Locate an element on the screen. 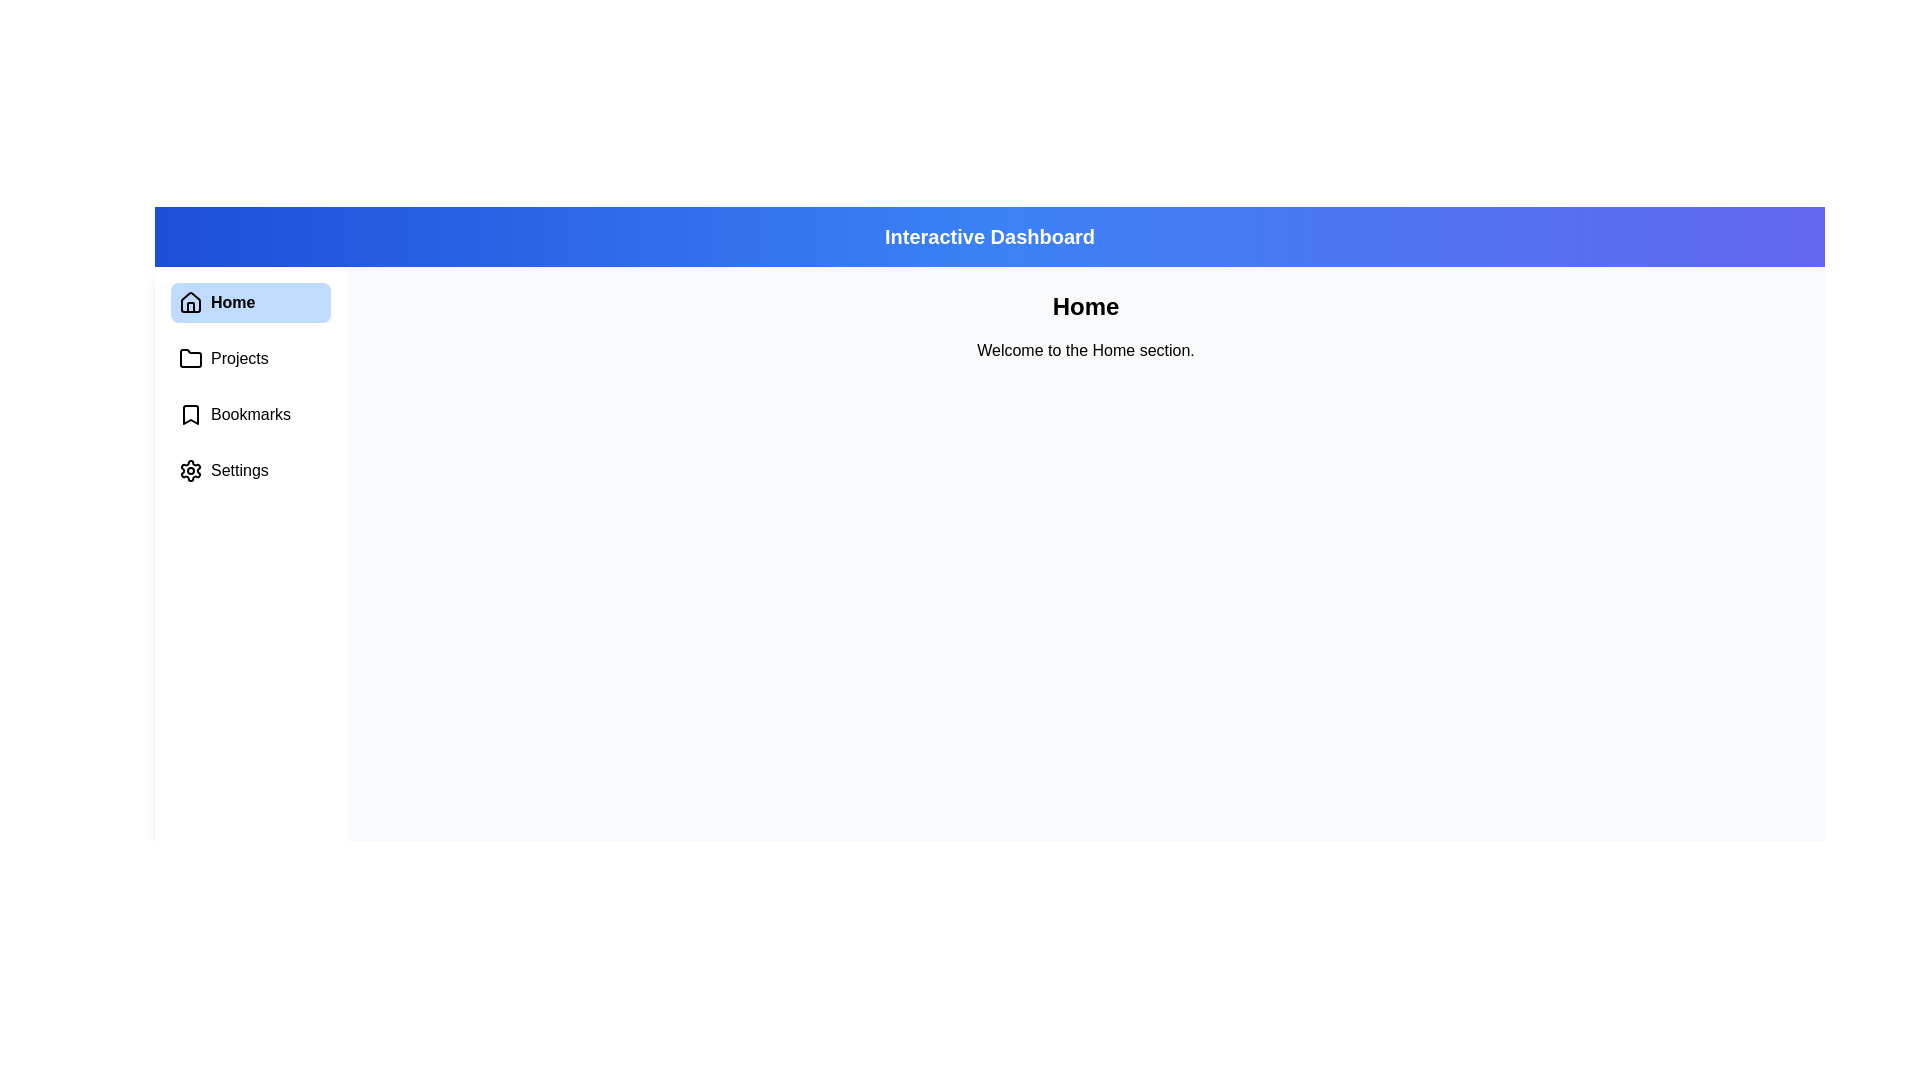 The width and height of the screenshot is (1920, 1080). the menu item Home to view its content is located at coordinates (249, 303).